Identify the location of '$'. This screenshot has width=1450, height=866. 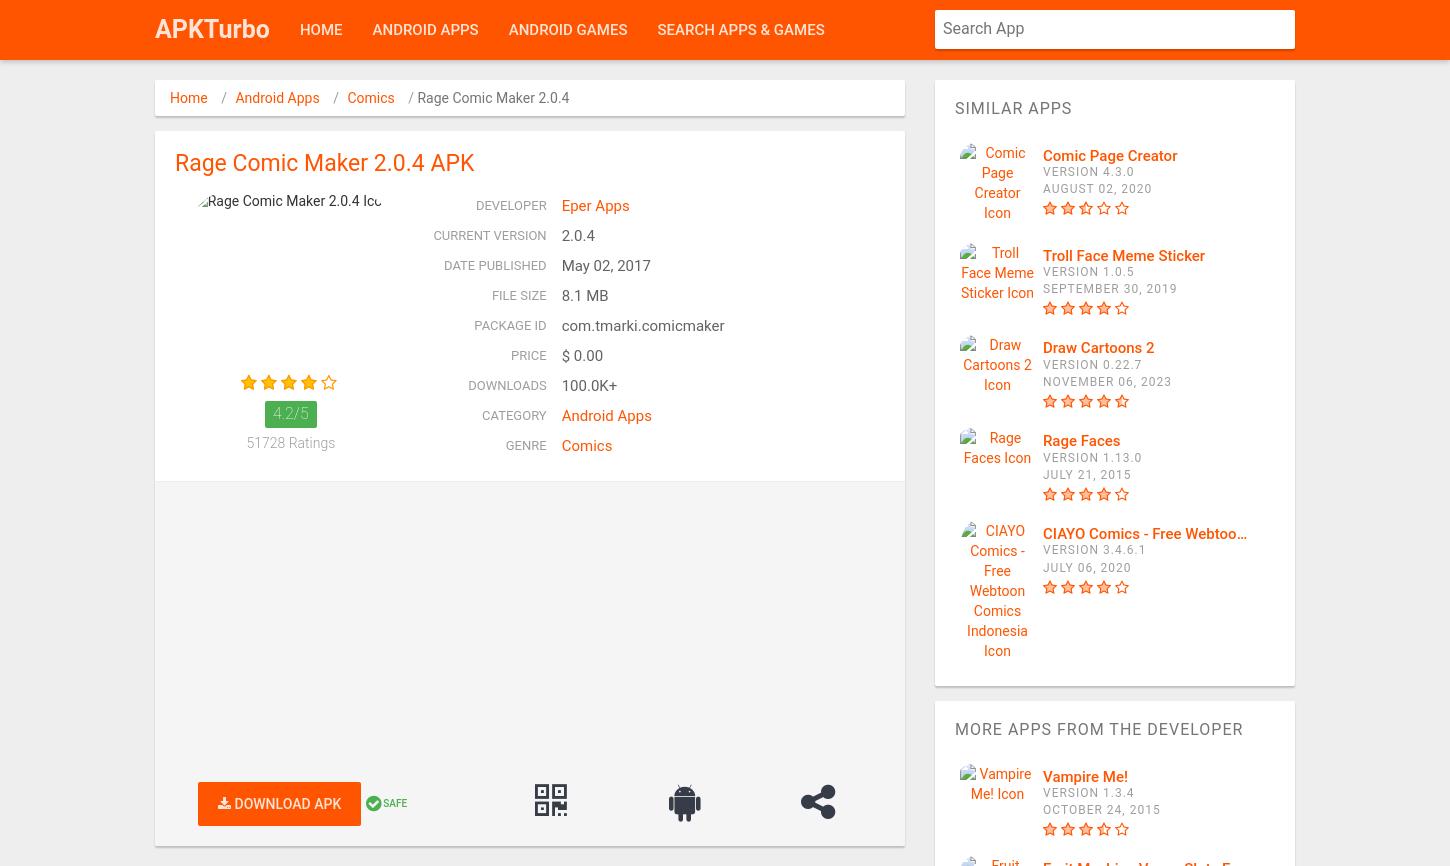
(565, 355).